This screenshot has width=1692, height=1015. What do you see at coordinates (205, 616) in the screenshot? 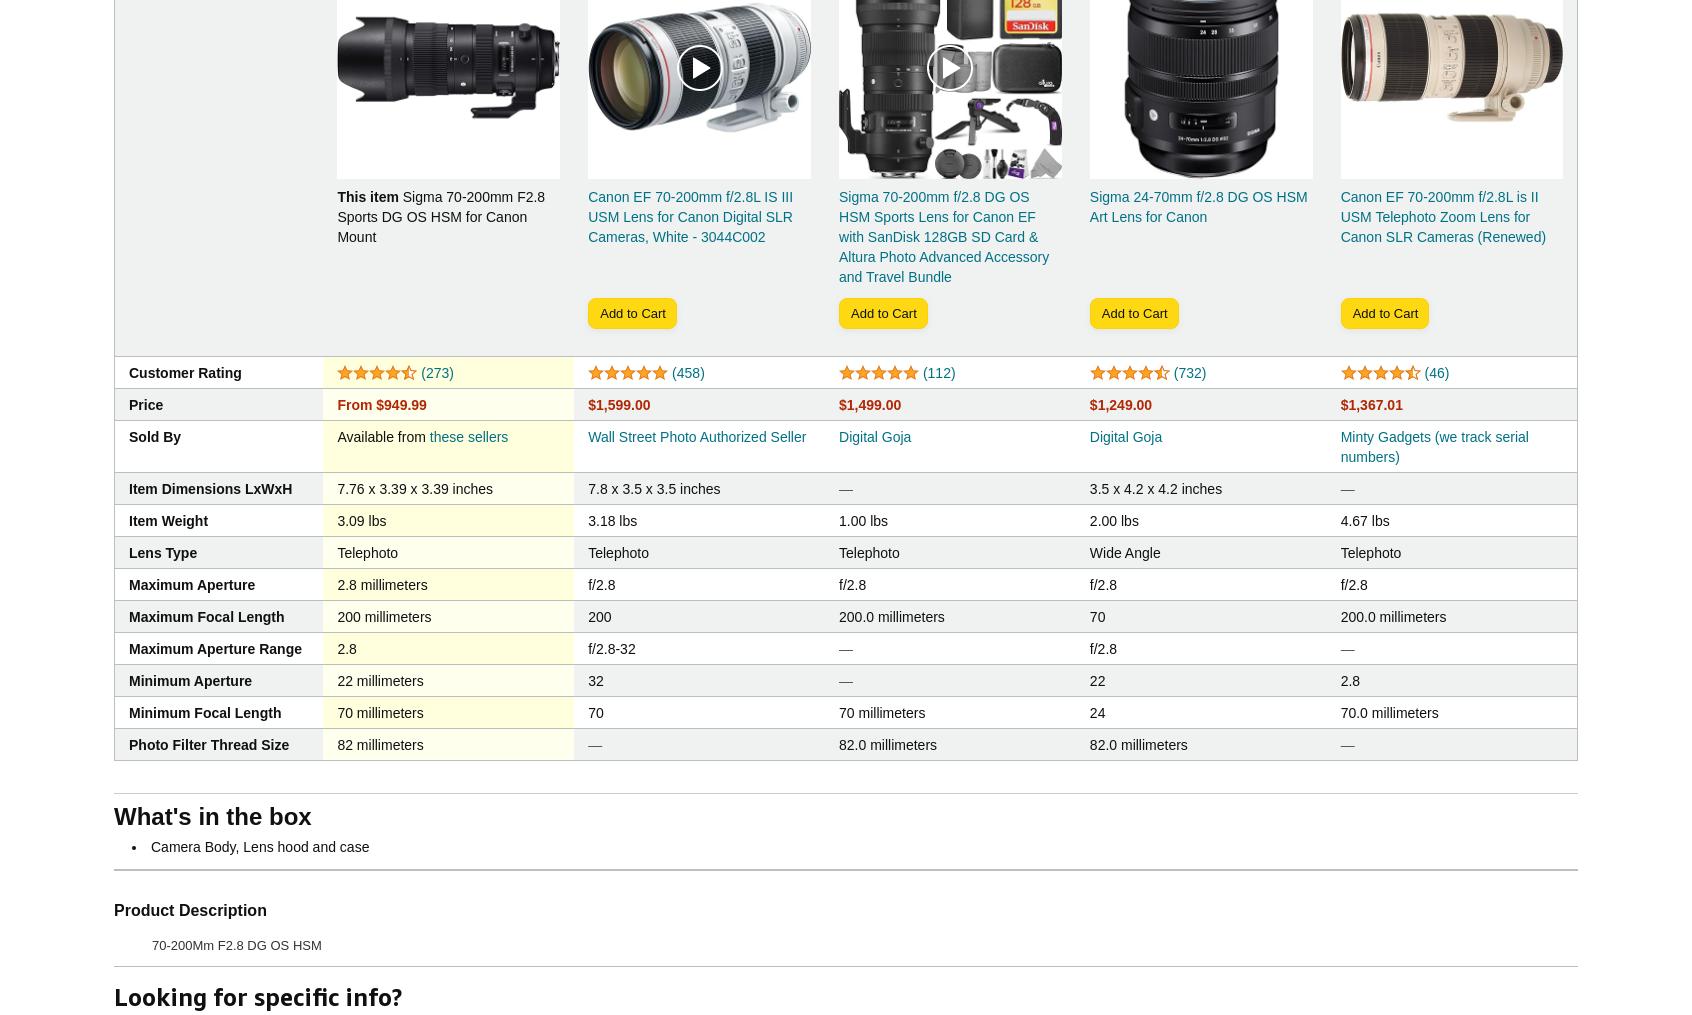
I see `'Maximum Focal Length'` at bounding box center [205, 616].